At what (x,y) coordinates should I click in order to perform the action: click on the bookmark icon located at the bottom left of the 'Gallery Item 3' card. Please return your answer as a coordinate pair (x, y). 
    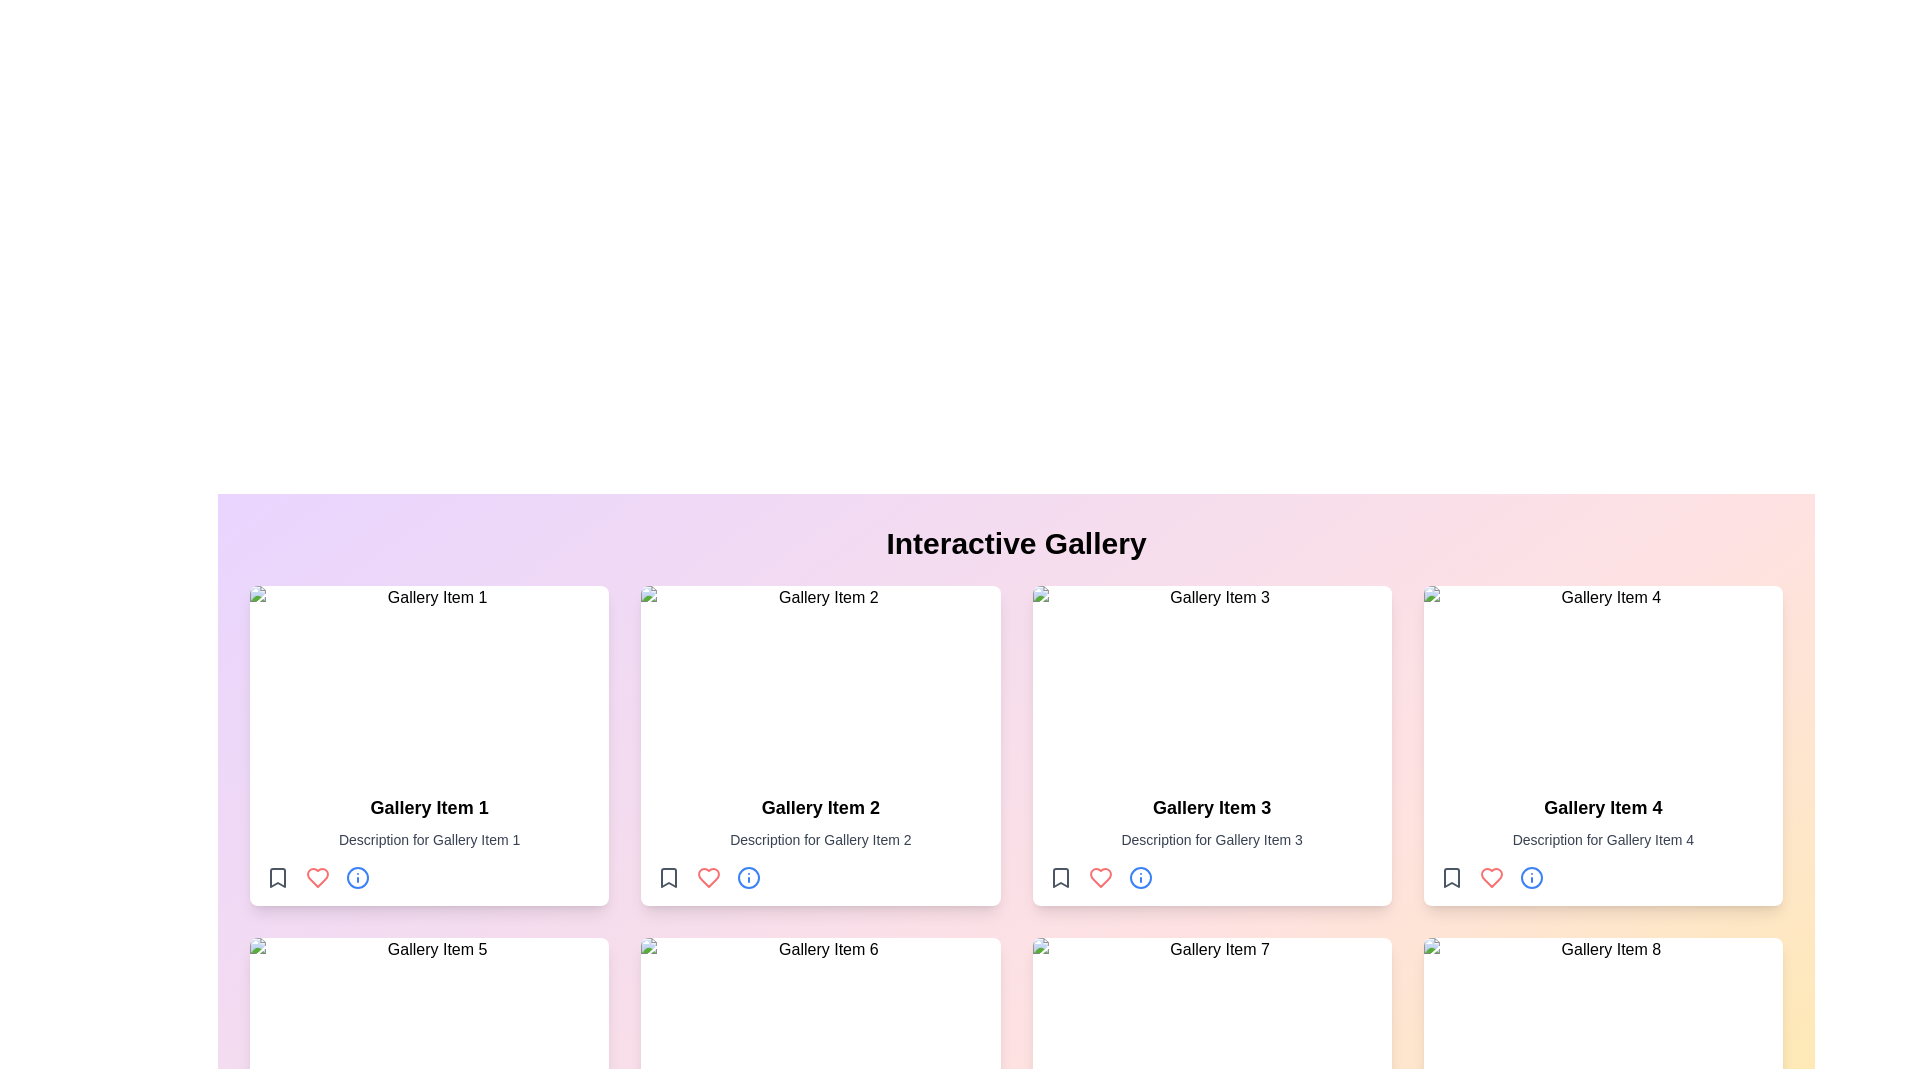
    Looking at the image, I should click on (1059, 877).